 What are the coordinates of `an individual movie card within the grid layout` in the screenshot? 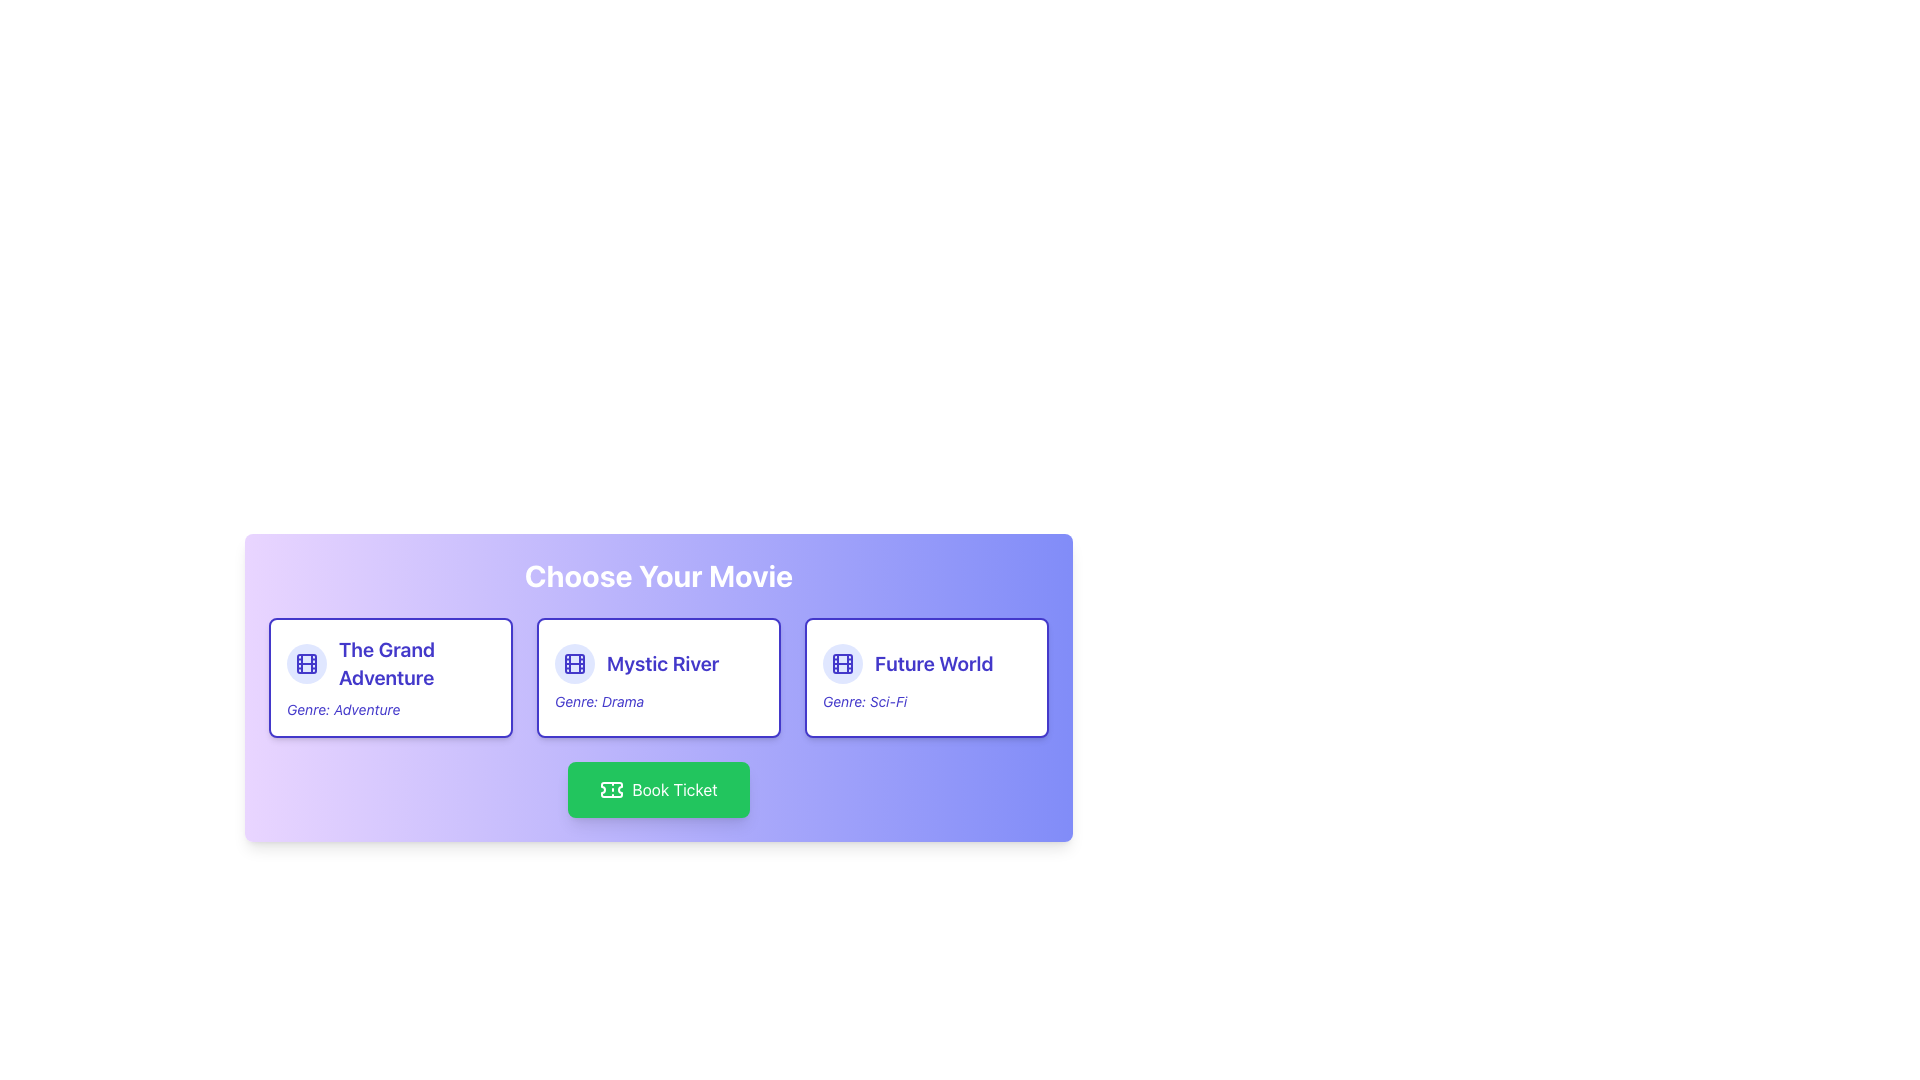 It's located at (658, 677).